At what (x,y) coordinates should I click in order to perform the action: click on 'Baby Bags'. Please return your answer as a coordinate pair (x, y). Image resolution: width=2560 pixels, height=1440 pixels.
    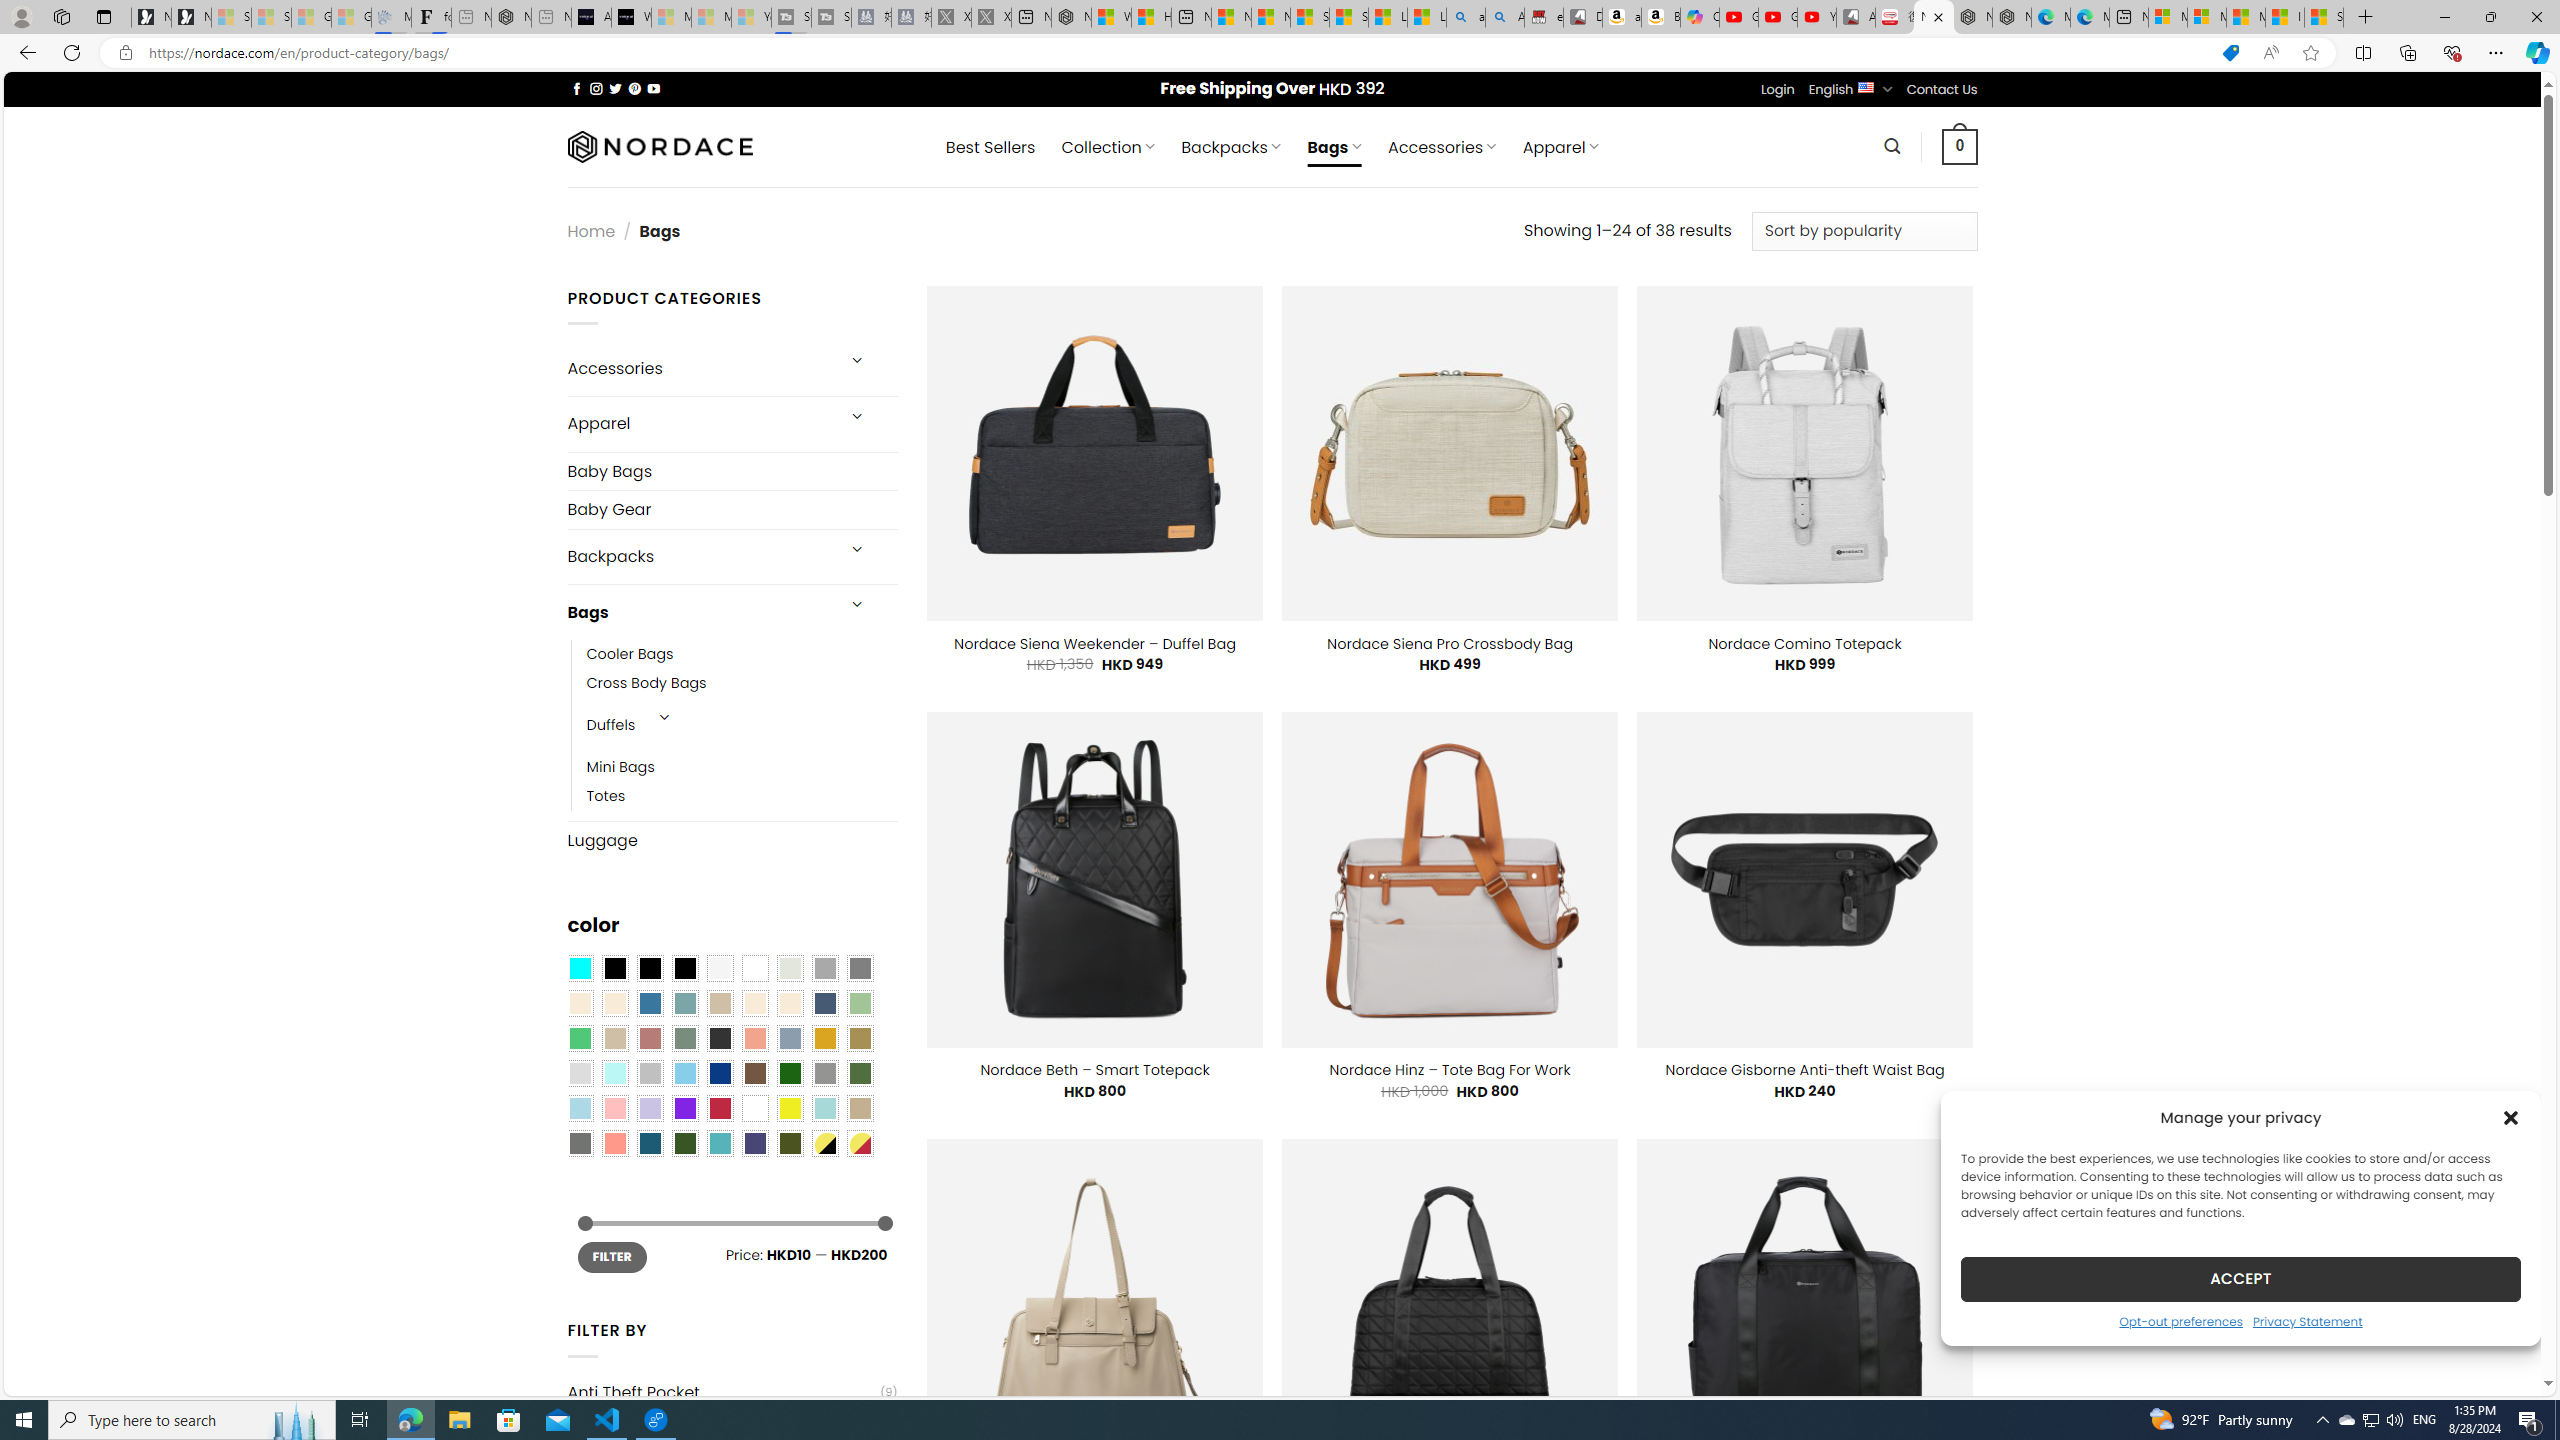
    Looking at the image, I should click on (731, 471).